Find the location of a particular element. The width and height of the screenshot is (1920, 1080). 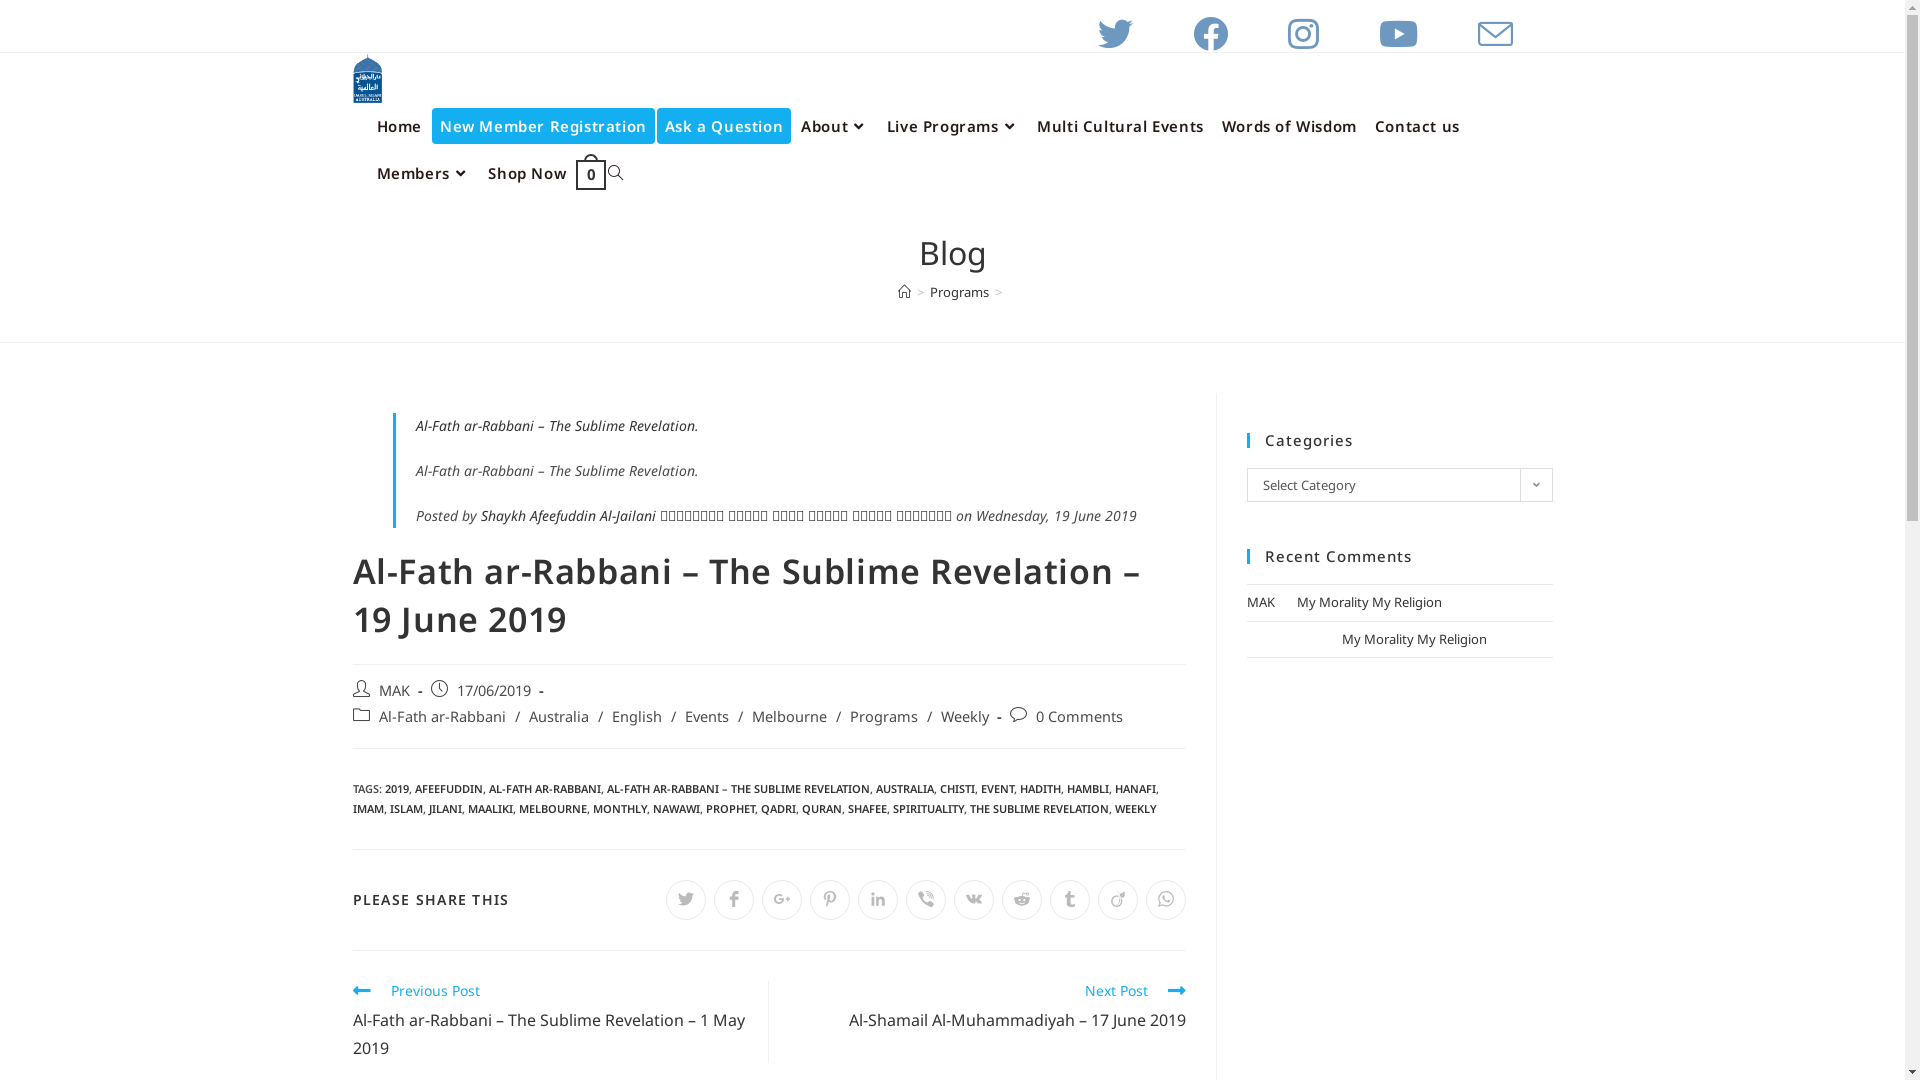

'2019' is located at coordinates (395, 787).